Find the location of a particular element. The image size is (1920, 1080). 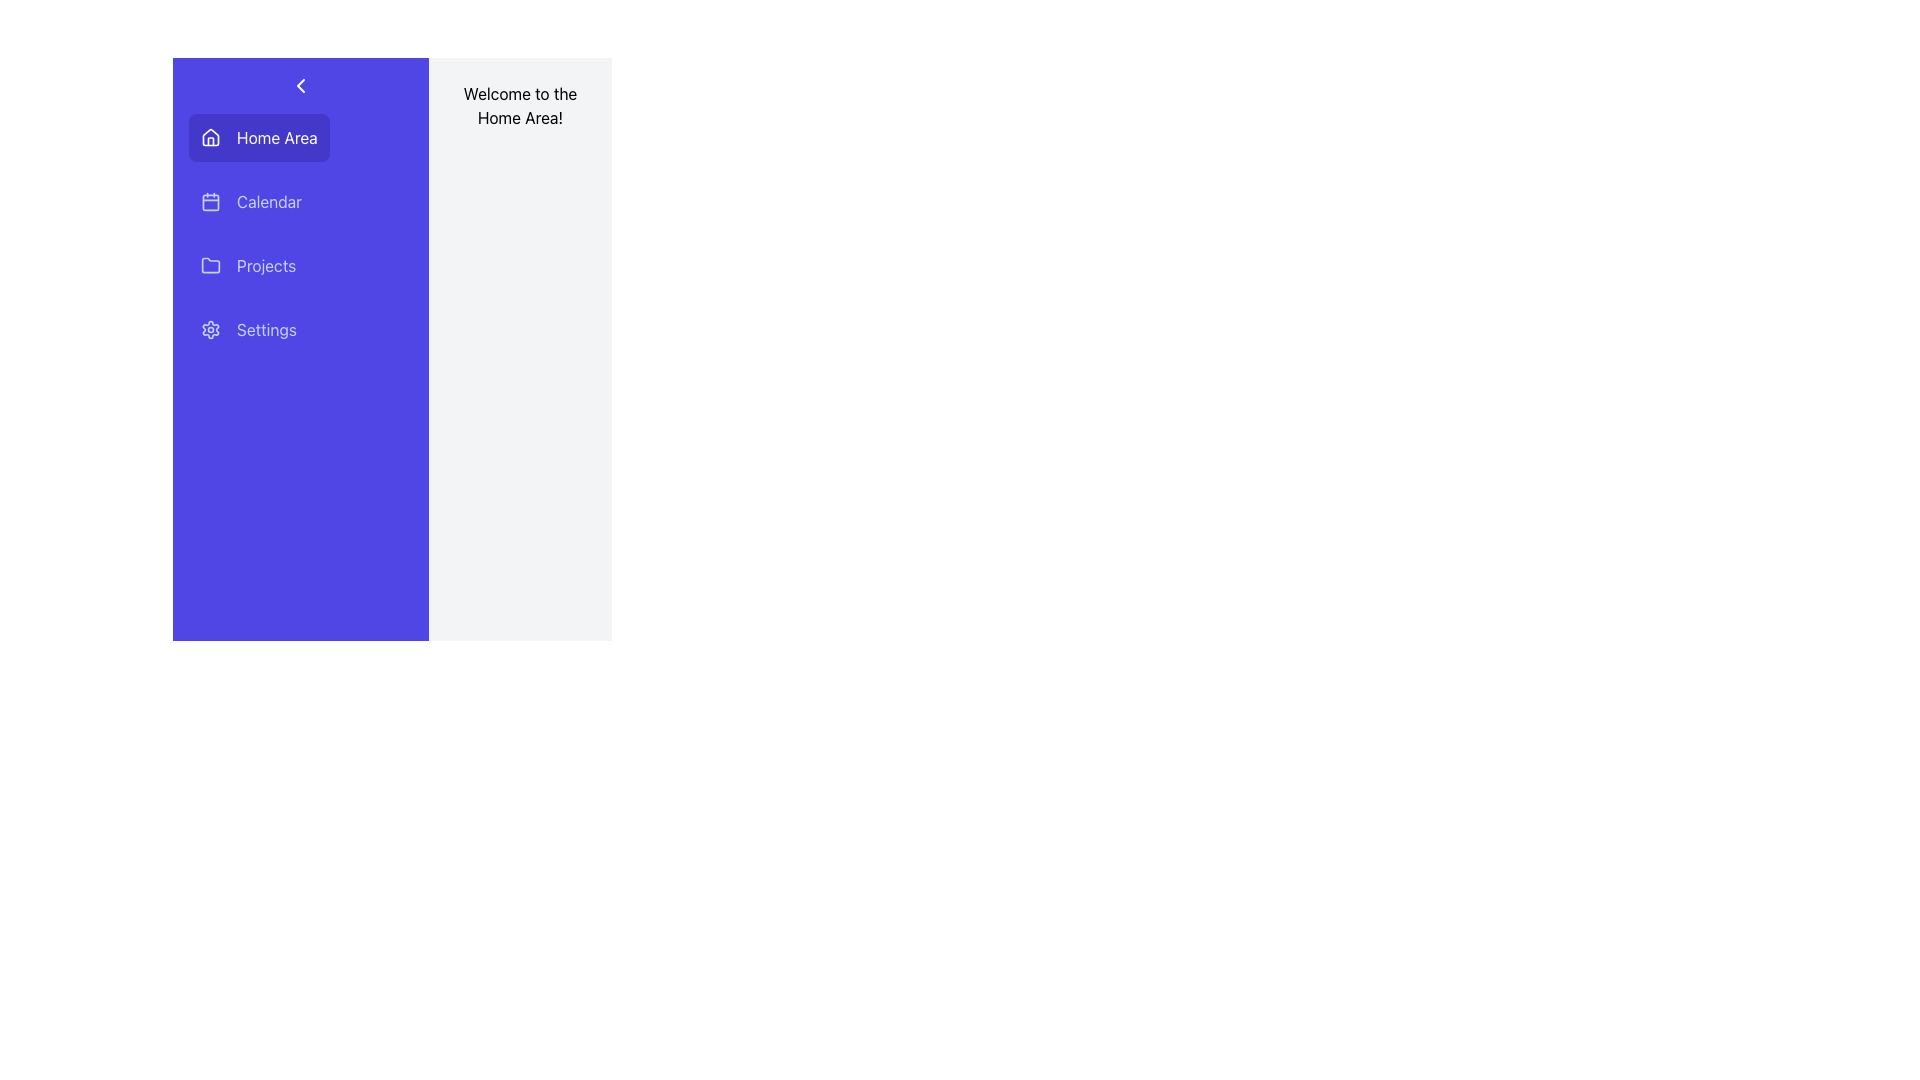

the menu item in the vertical navigation menu located on the left section of the interface is located at coordinates (300, 233).